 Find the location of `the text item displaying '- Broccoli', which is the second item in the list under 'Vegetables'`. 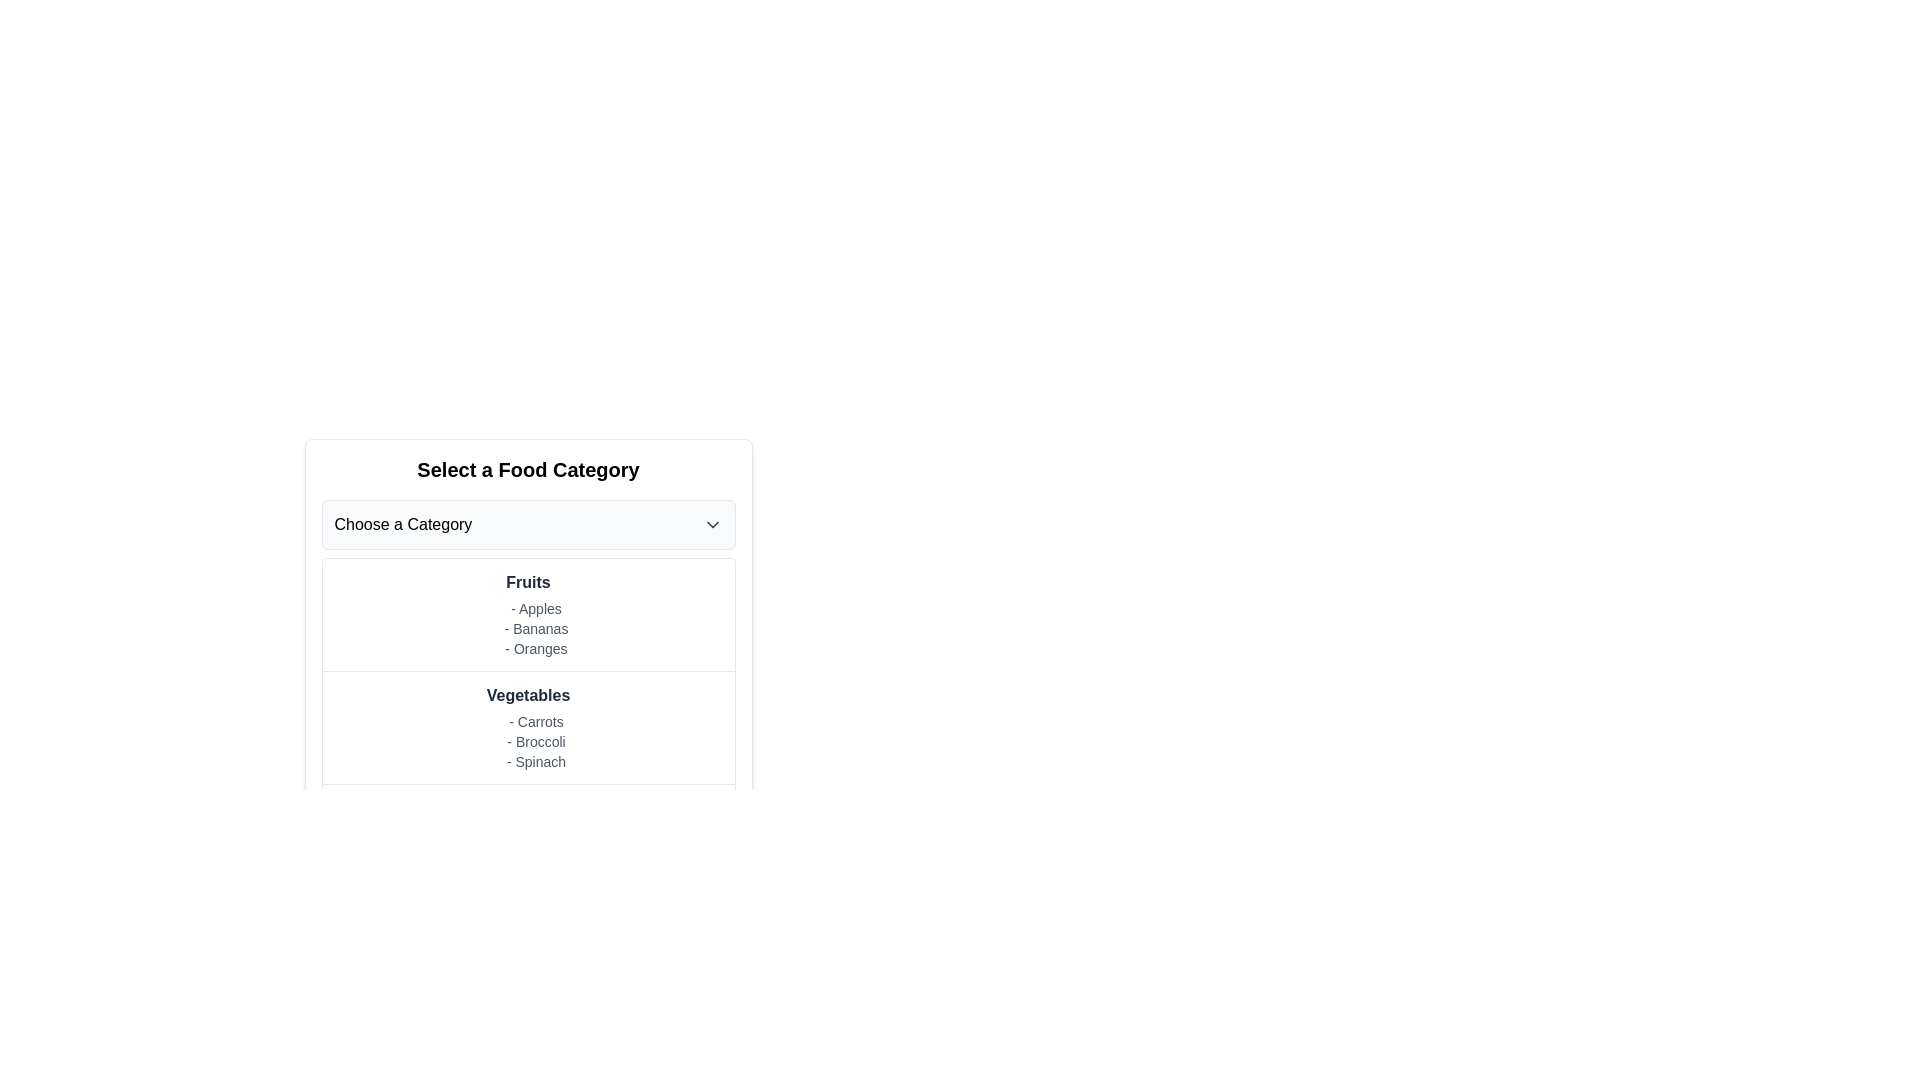

the text item displaying '- Broccoli', which is the second item in the list under 'Vegetables' is located at coordinates (536, 741).